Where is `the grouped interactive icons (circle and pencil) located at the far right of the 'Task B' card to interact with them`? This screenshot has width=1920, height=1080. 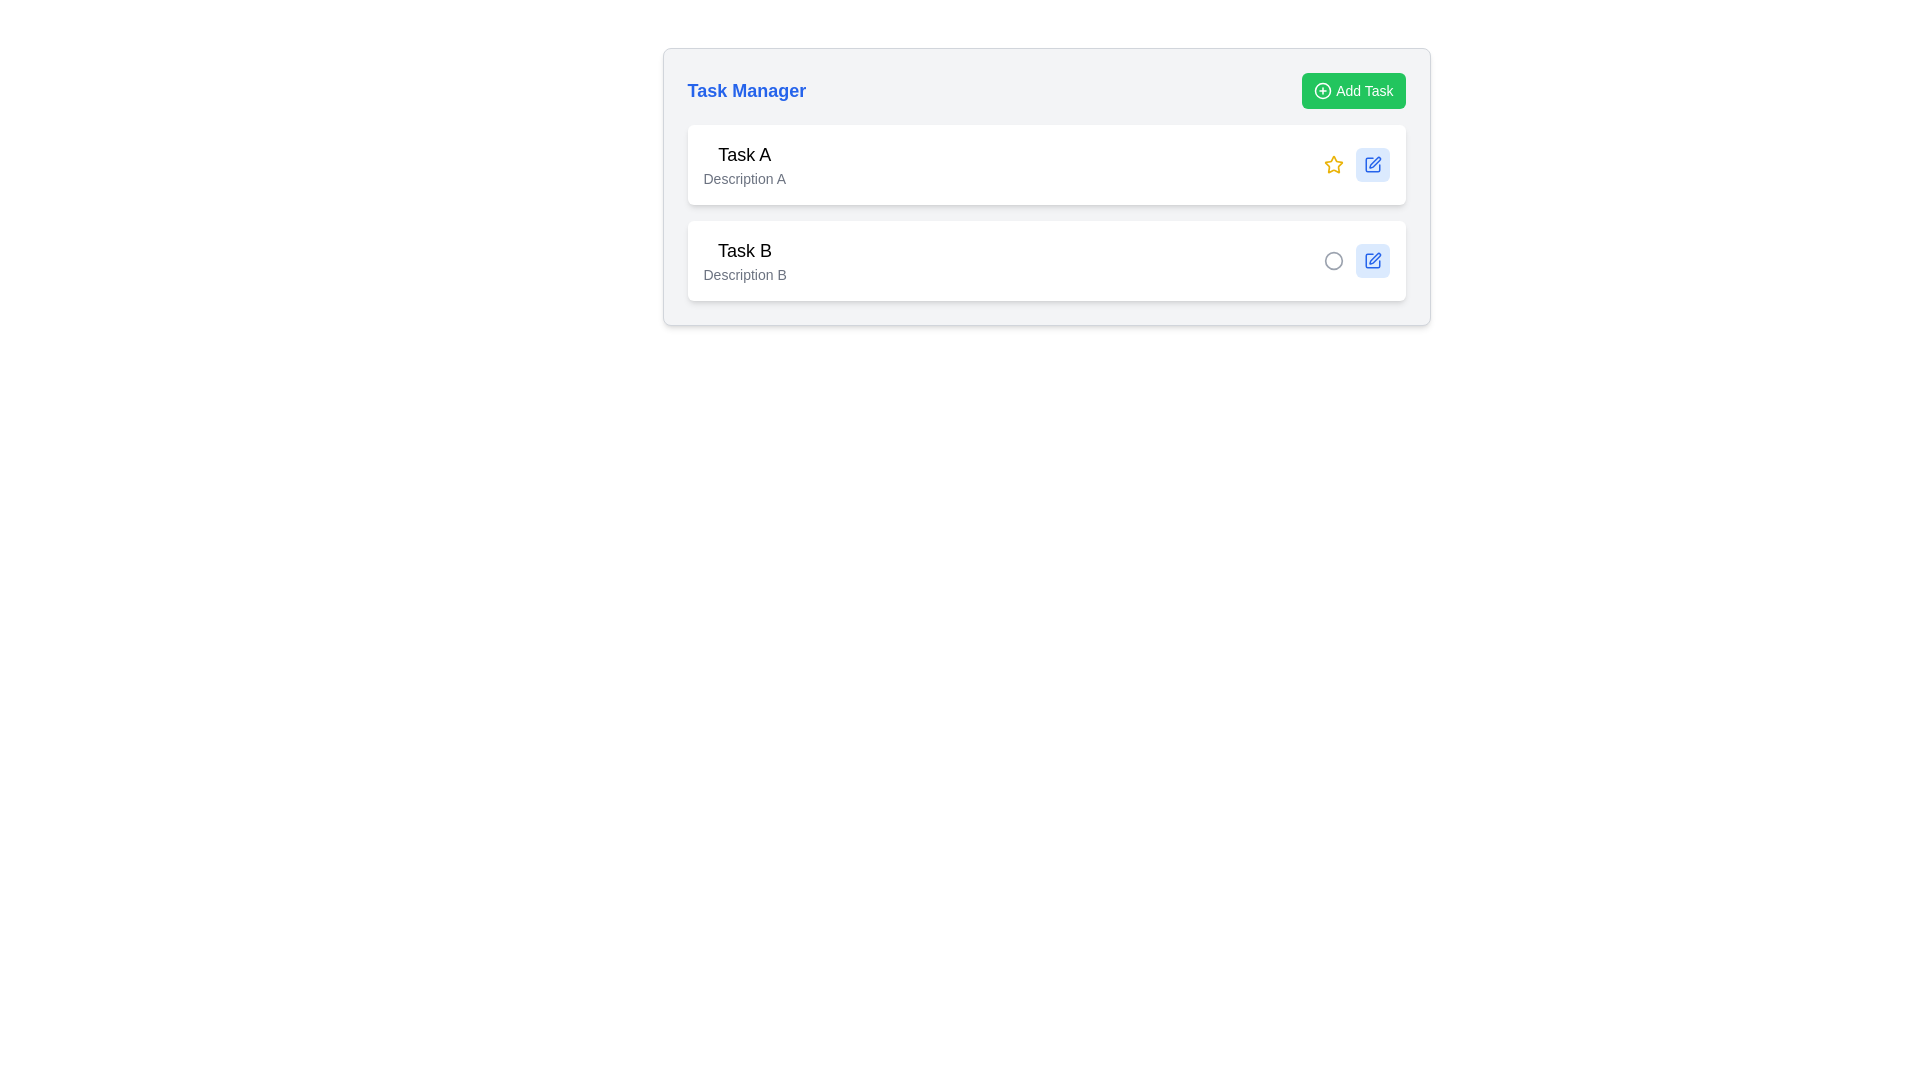 the grouped interactive icons (circle and pencil) located at the far right of the 'Task B' card to interact with them is located at coordinates (1356, 260).